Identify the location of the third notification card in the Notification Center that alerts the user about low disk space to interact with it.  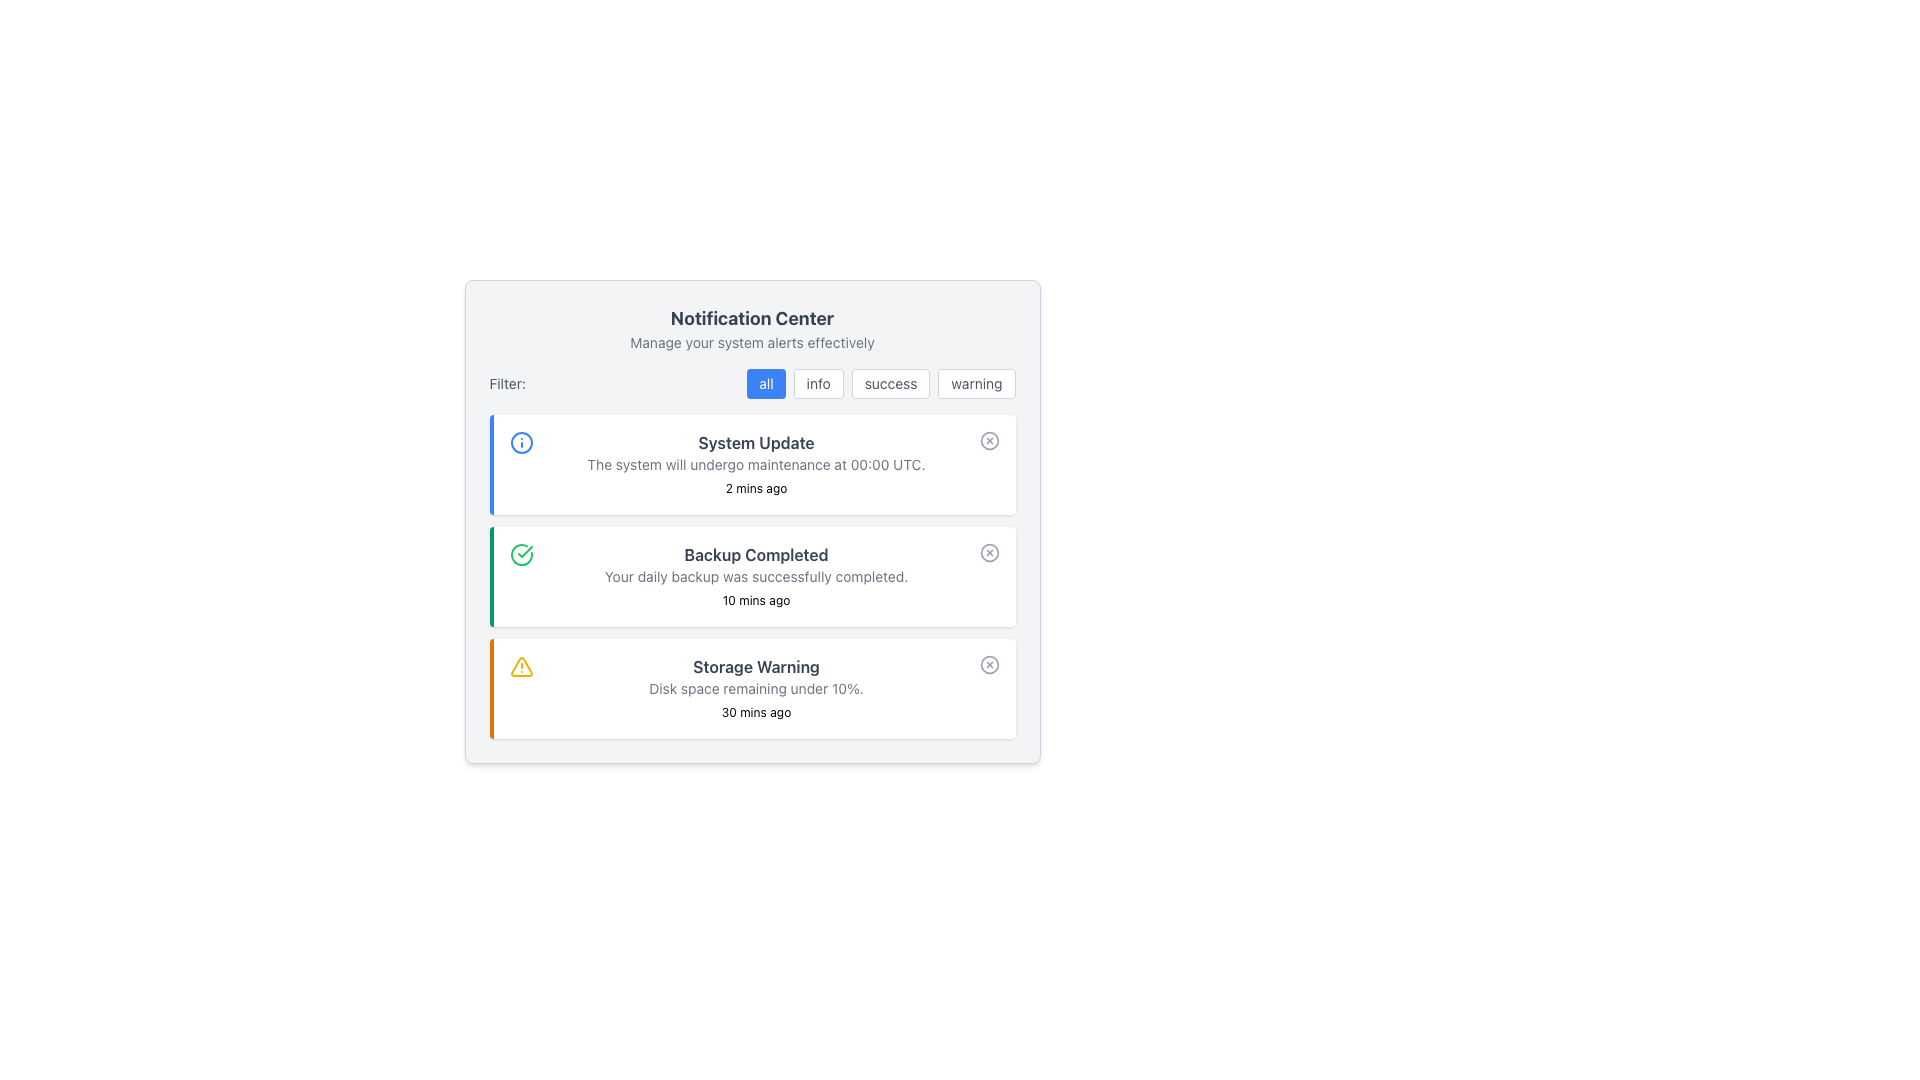
(755, 688).